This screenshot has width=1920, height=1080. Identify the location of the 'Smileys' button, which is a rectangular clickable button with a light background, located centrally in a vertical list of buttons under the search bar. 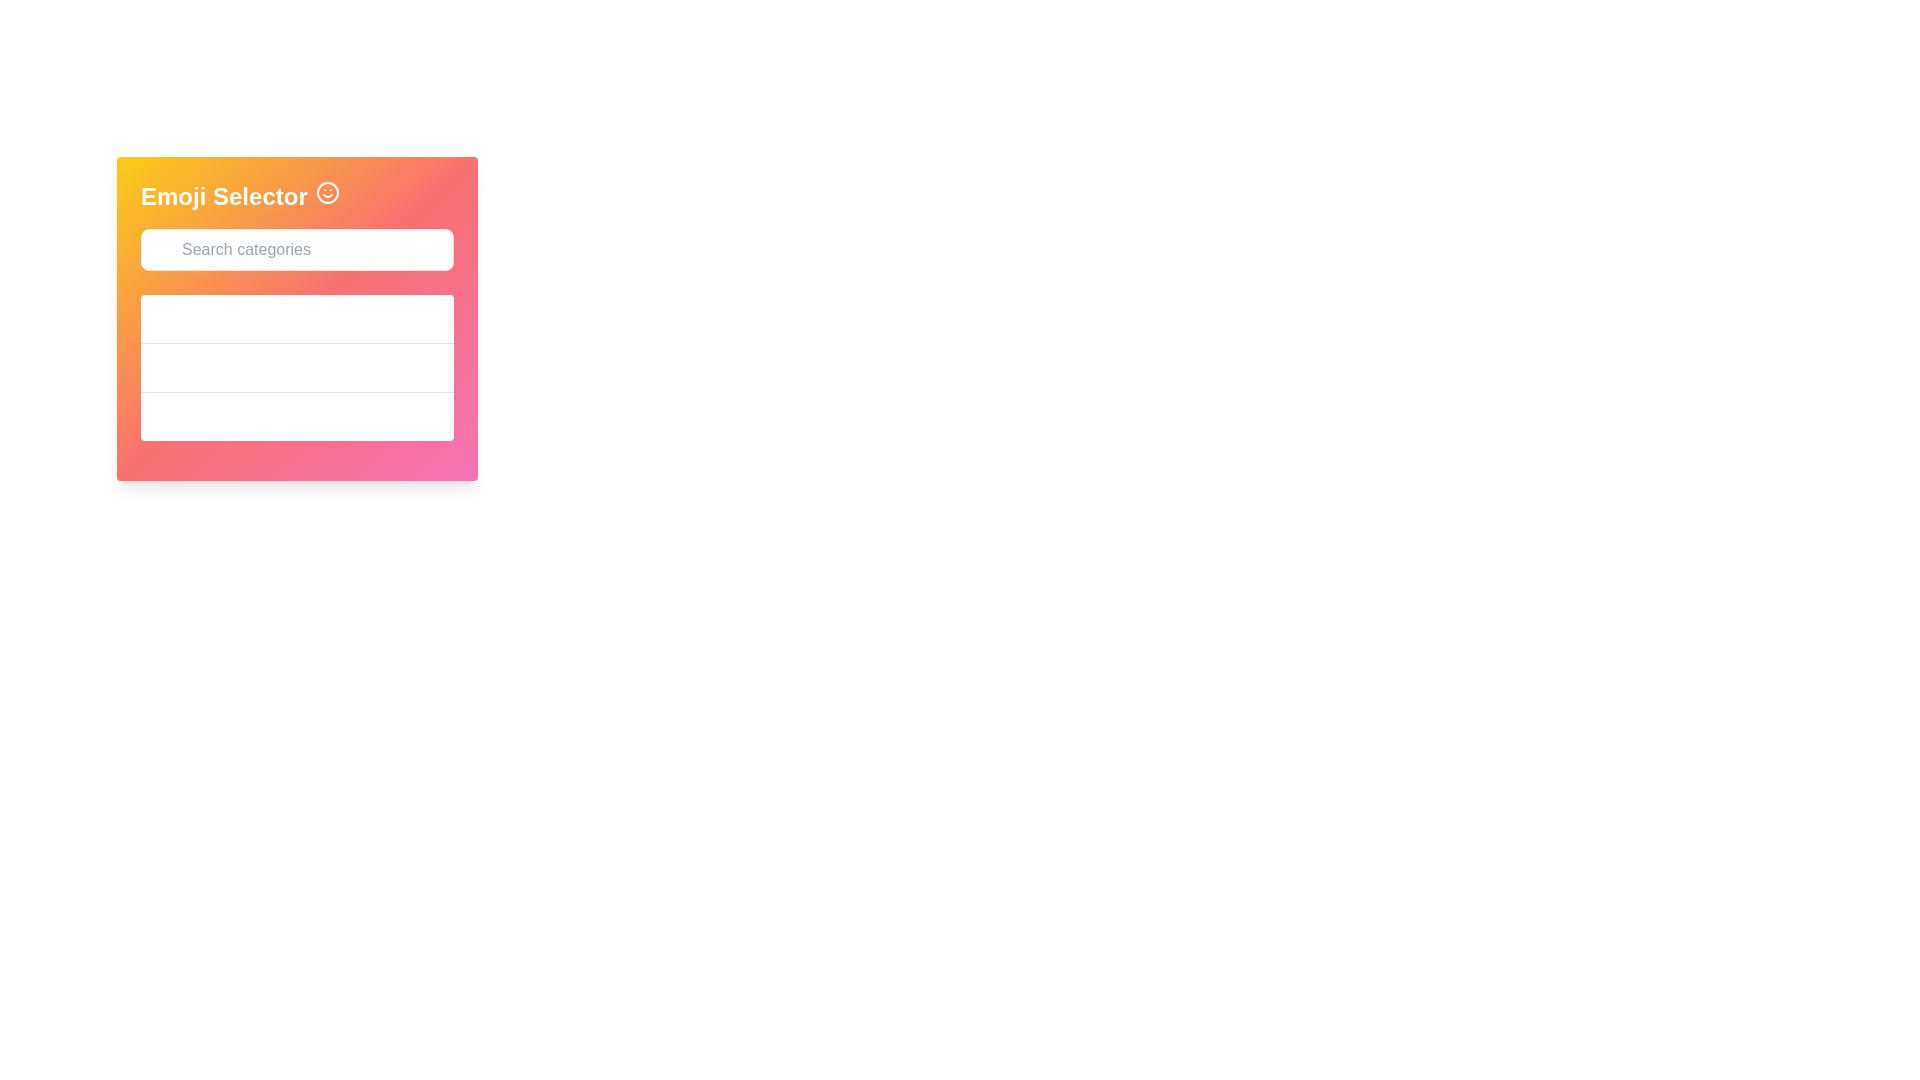
(296, 318).